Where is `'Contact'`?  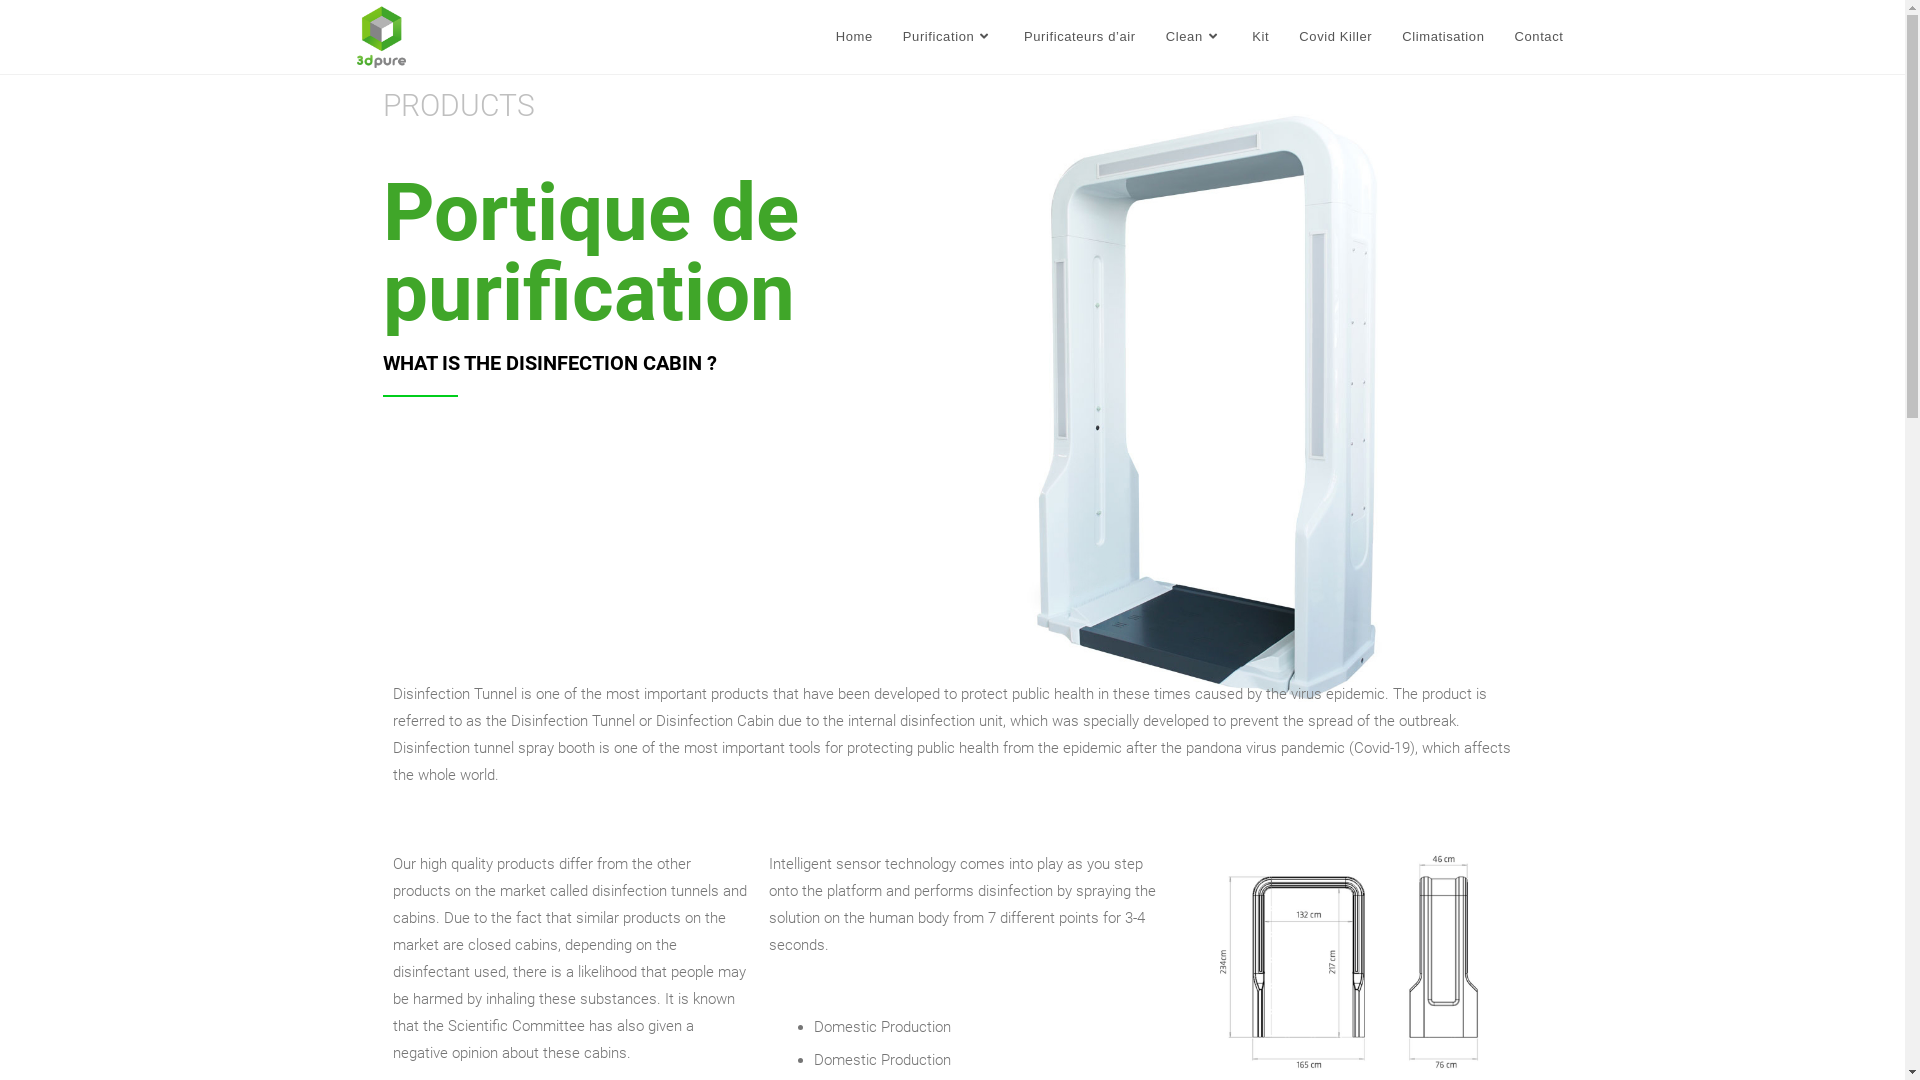
'Contact' is located at coordinates (1498, 37).